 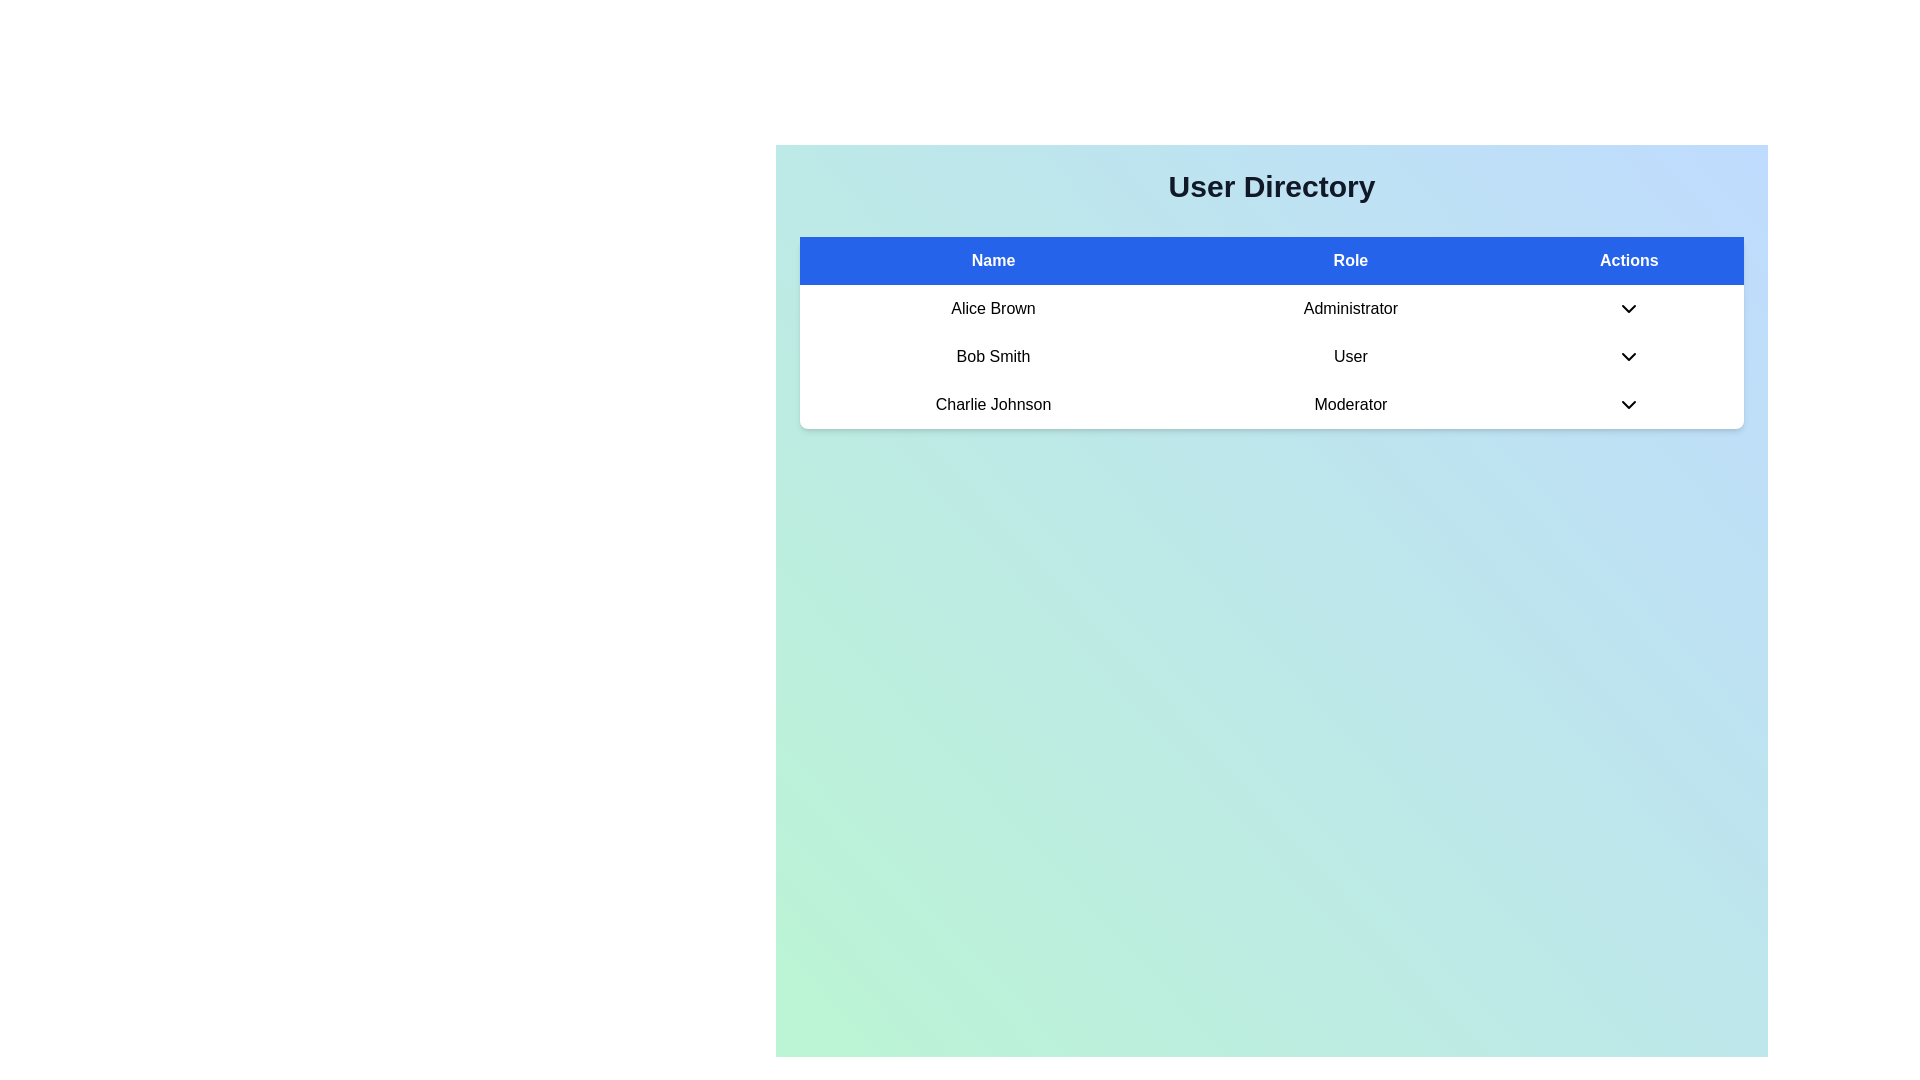 I want to click on the static text label displaying the user's name, which is the leftmost element in the user details row, so click(x=993, y=405).